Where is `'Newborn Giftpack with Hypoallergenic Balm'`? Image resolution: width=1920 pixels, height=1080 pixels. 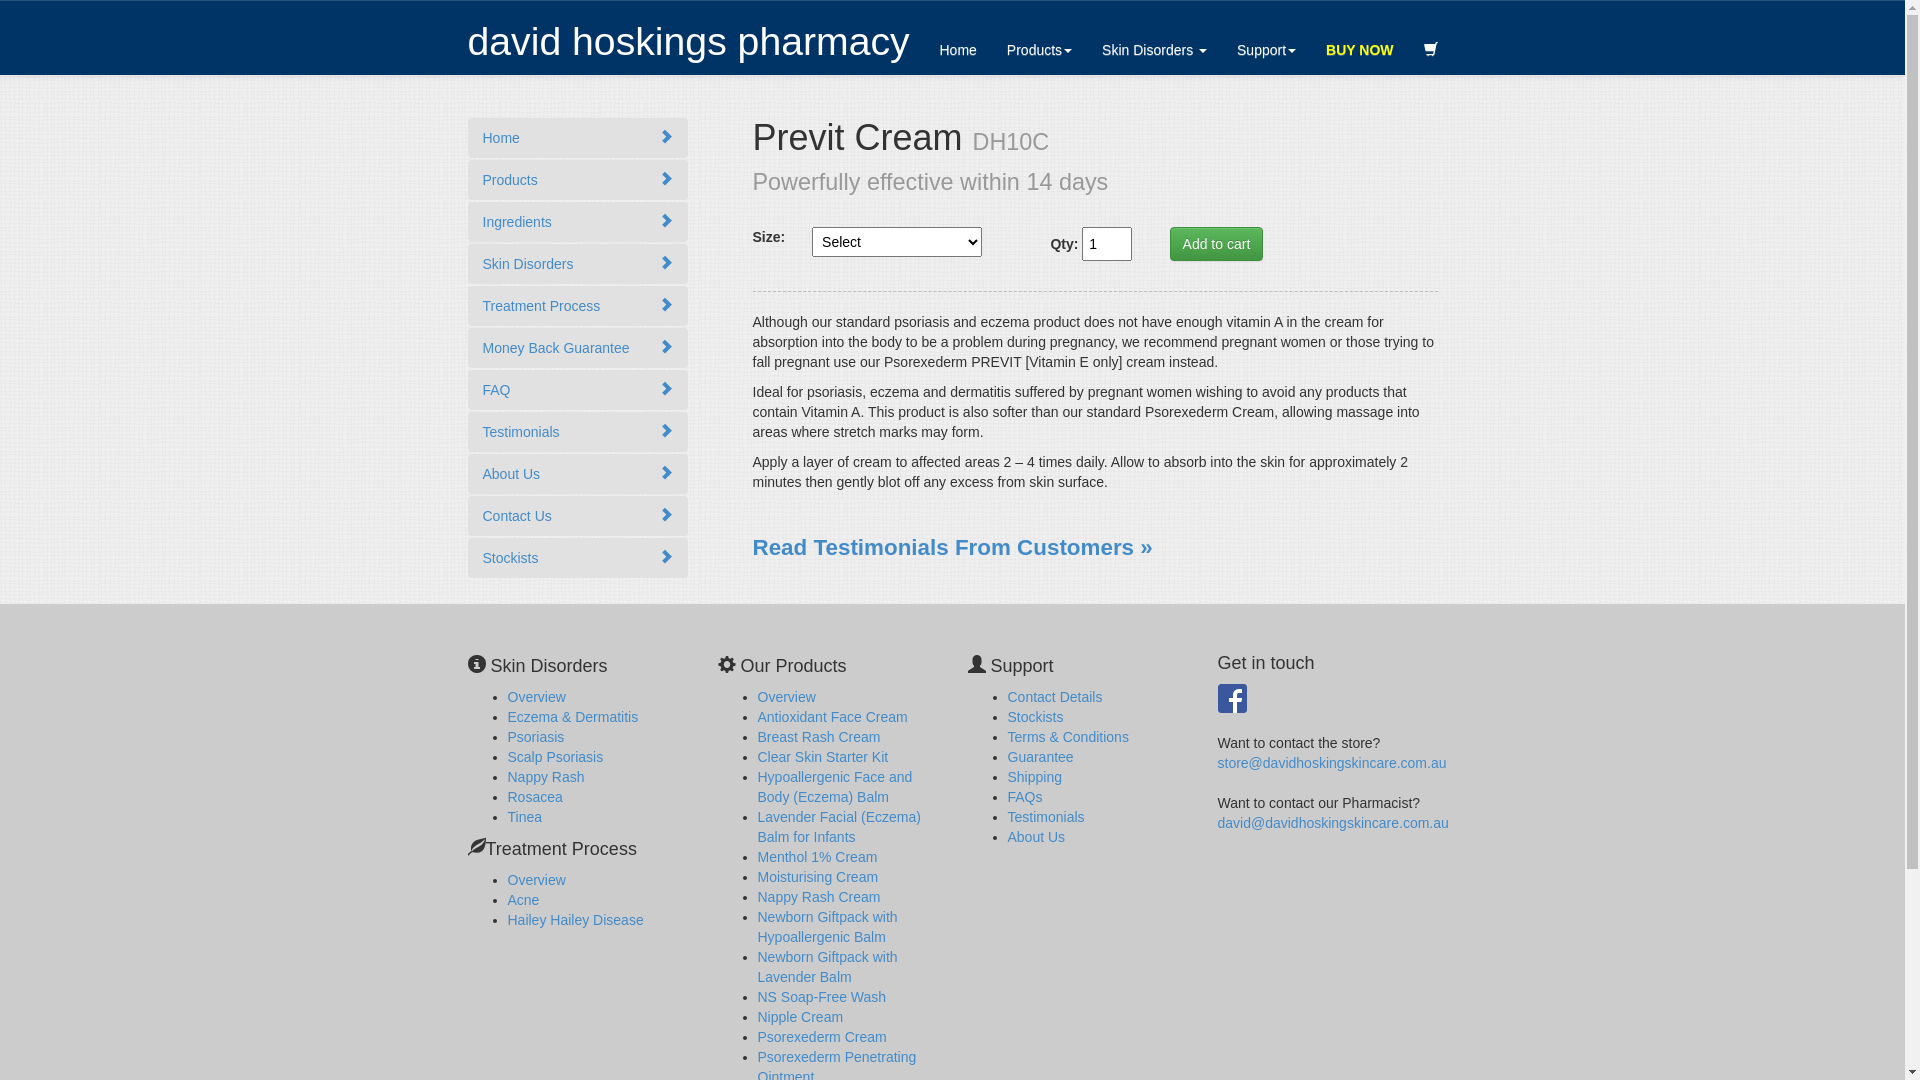
'Newborn Giftpack with Hypoallergenic Balm' is located at coordinates (828, 926).